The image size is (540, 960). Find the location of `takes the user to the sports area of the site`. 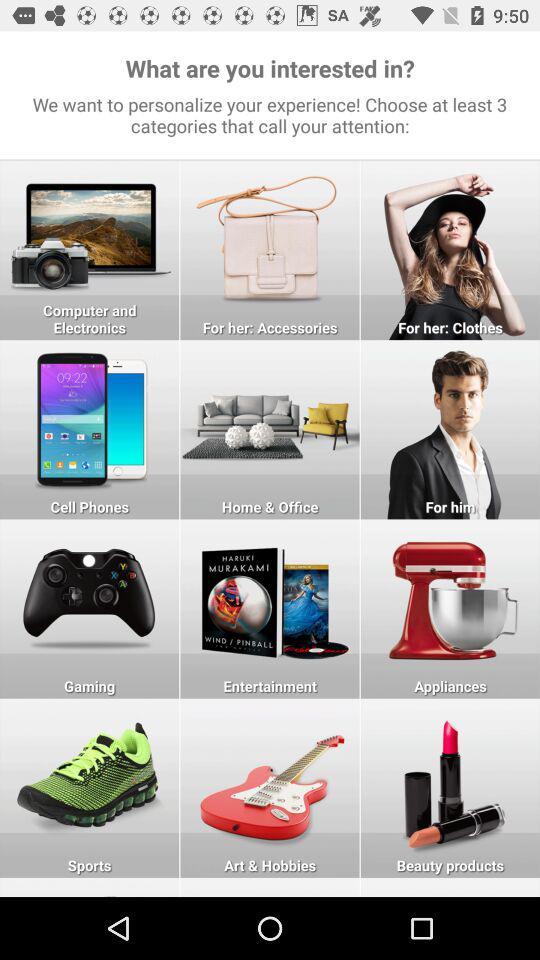

takes the user to the sports area of the site is located at coordinates (88, 788).